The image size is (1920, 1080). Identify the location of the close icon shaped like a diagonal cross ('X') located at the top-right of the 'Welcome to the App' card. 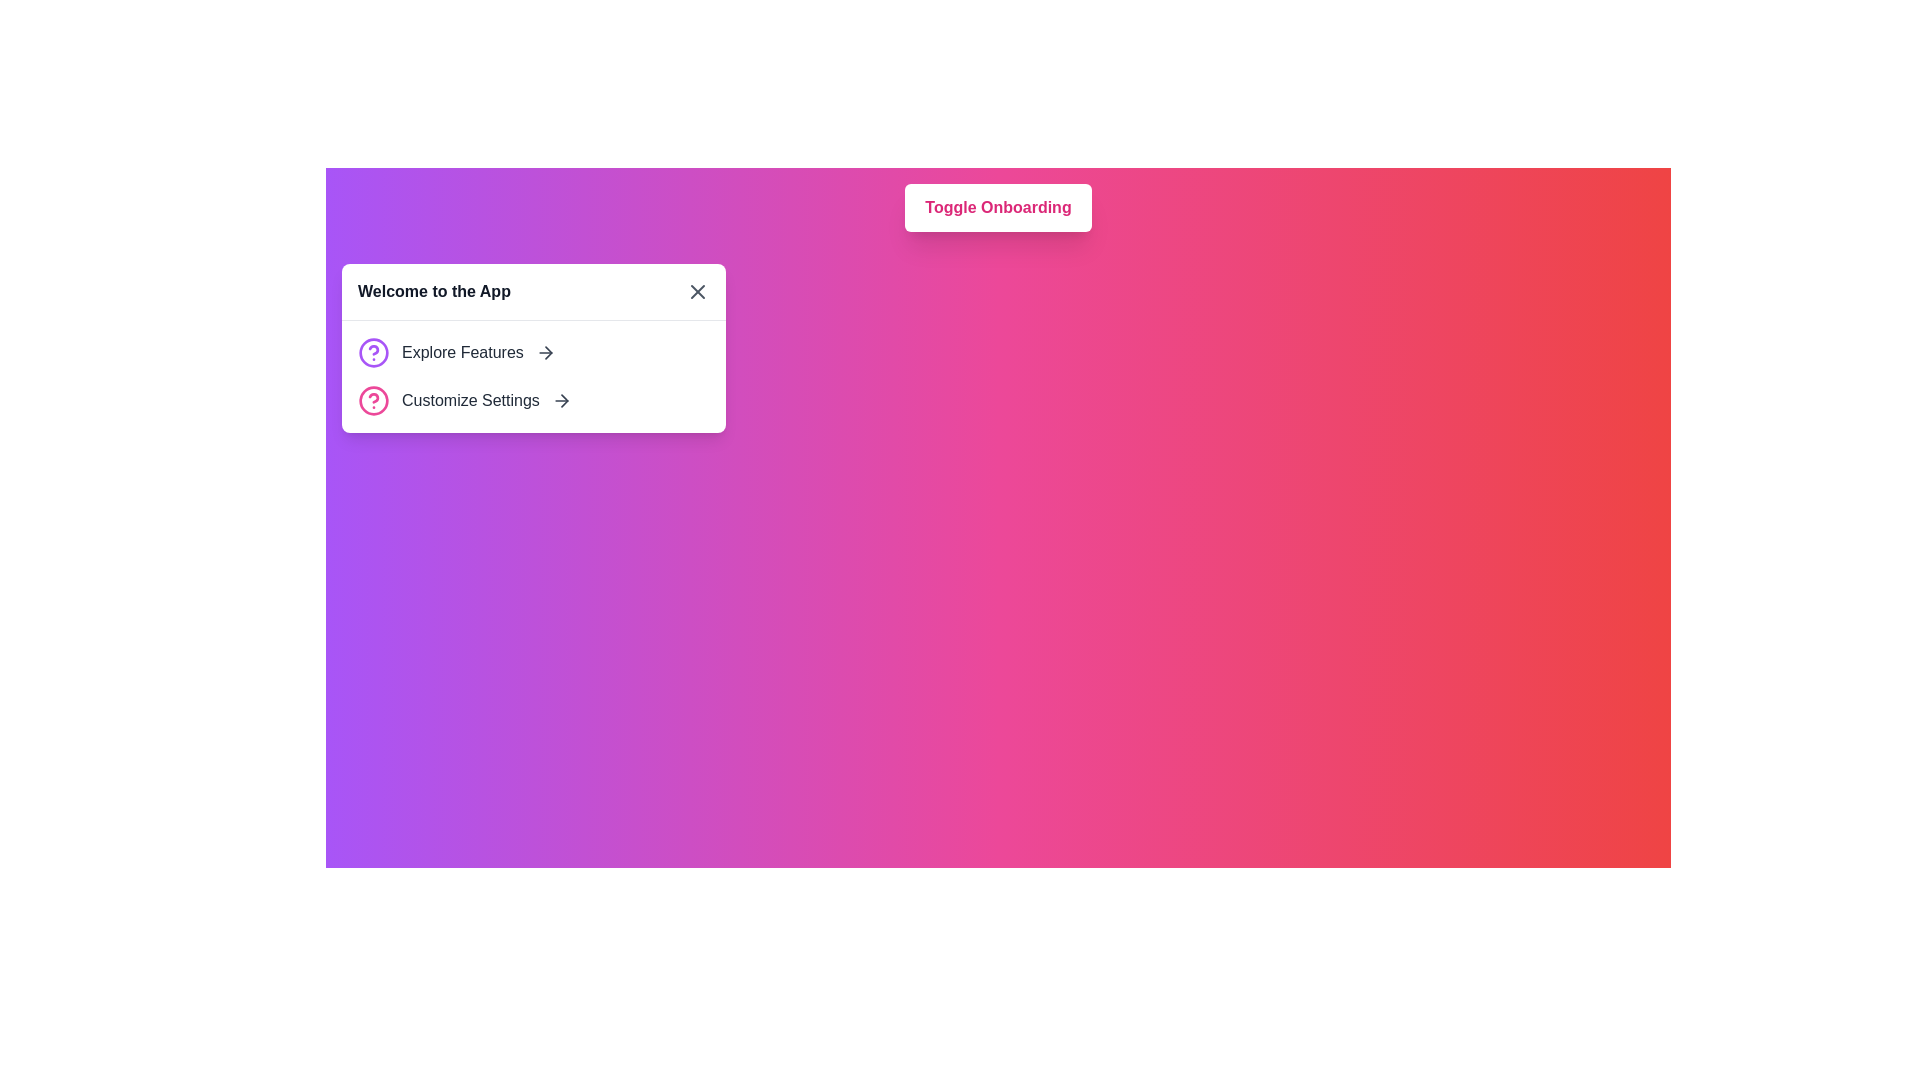
(697, 292).